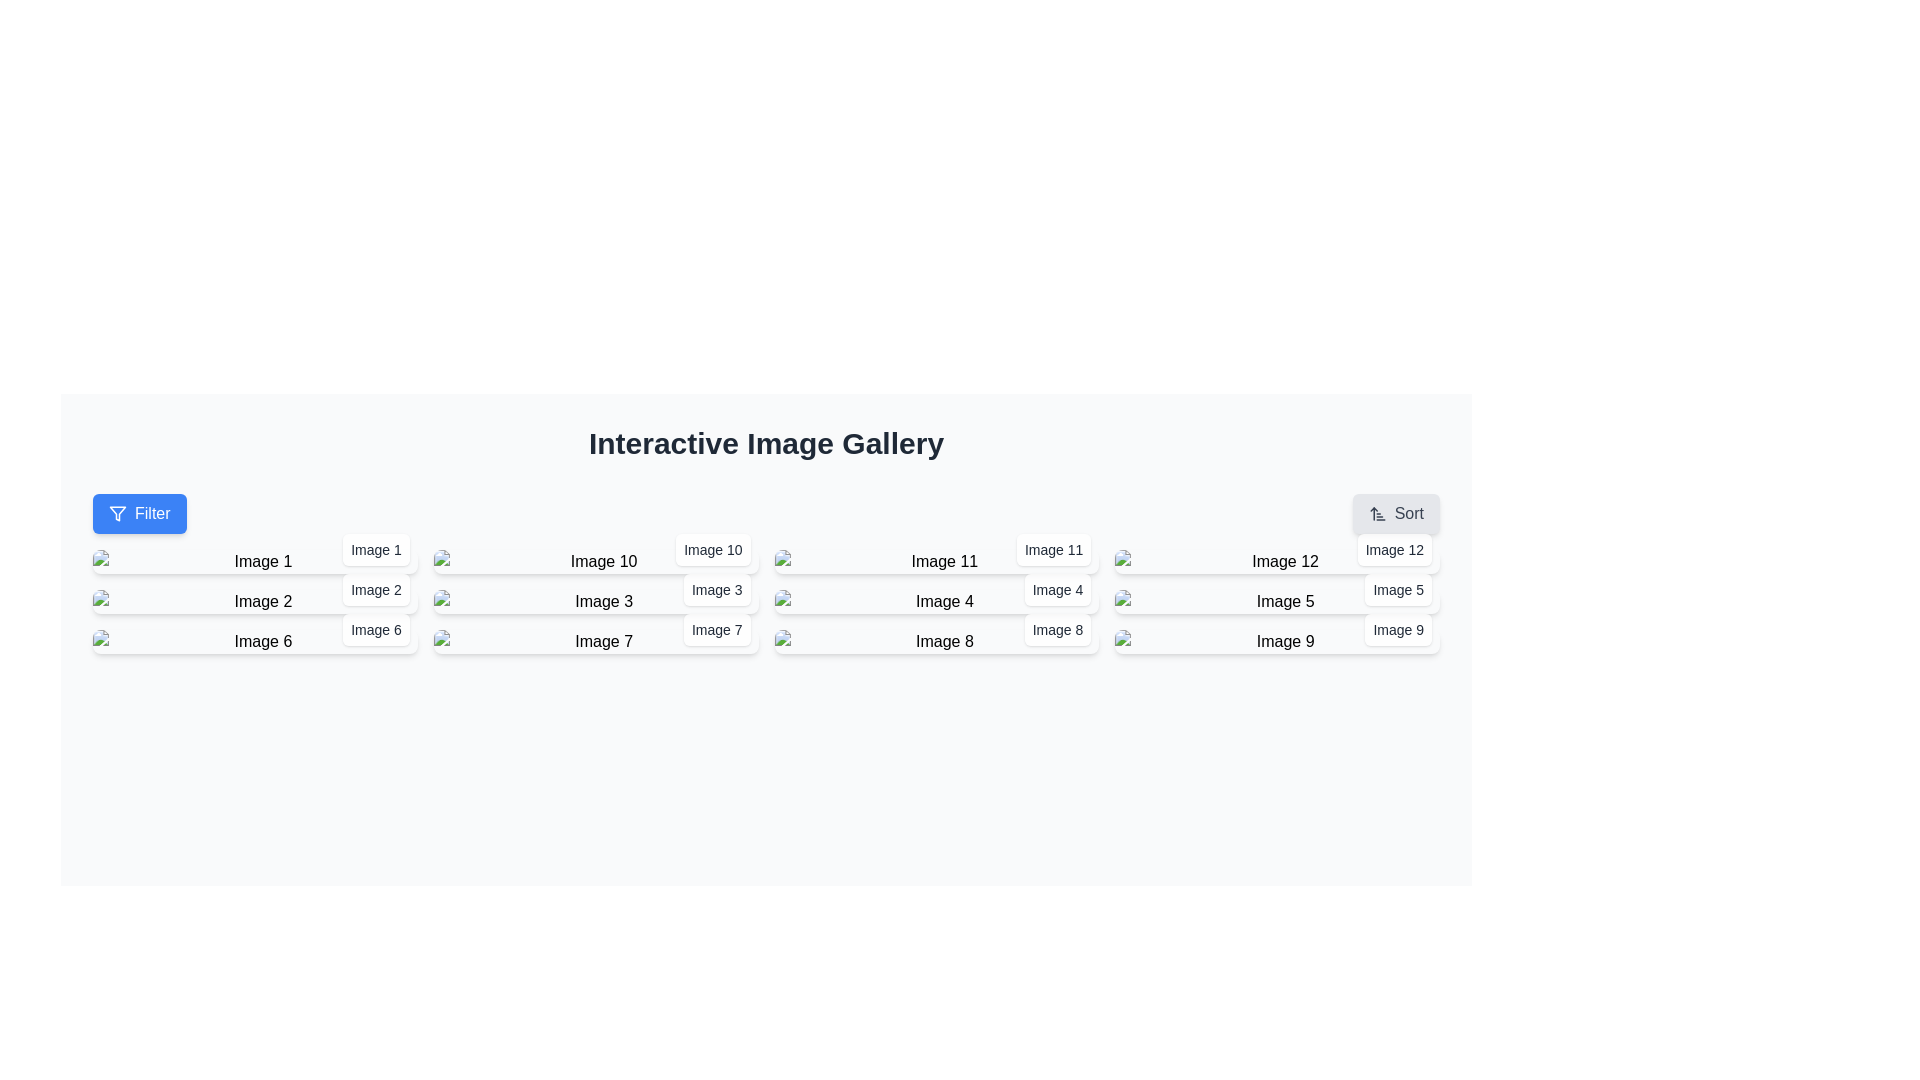 The image size is (1920, 1080). Describe the element at coordinates (1056, 628) in the screenshot. I see `the textual label displaying 'Image 8' in a small gray font, located within a white rounded rectangle in the bottom right corner of the interactive gallery` at that location.